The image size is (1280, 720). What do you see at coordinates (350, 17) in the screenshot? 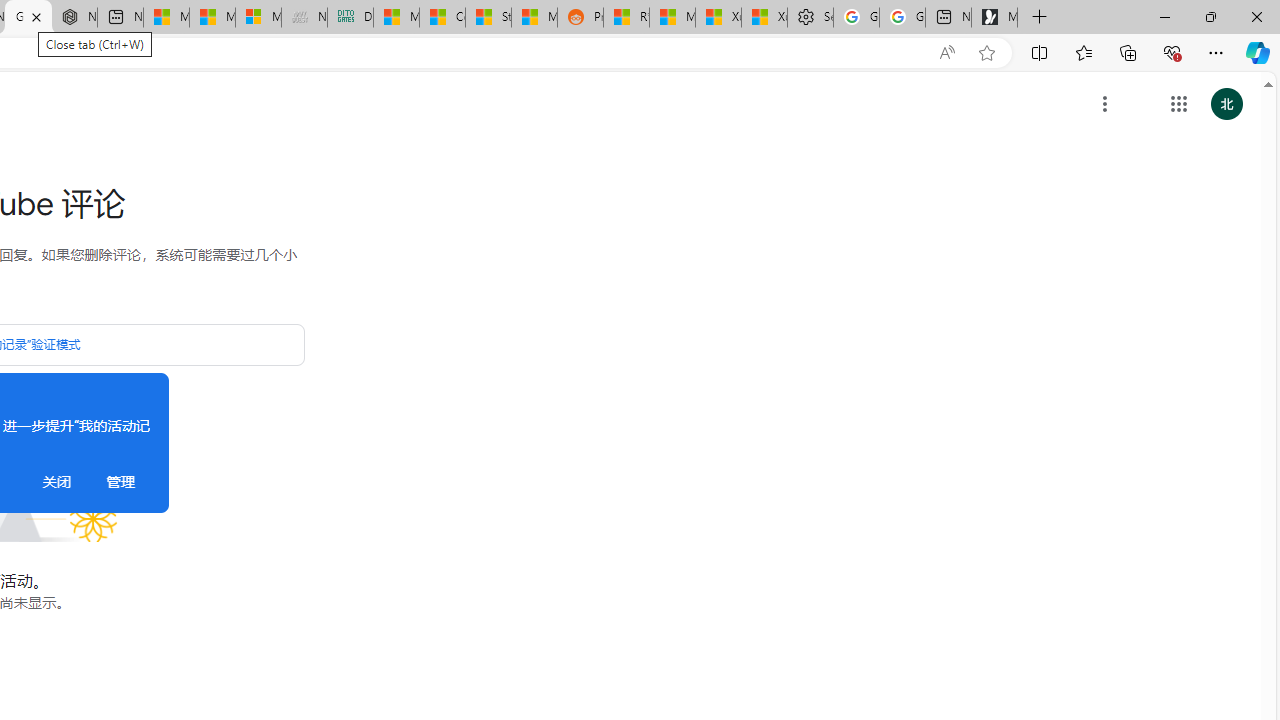
I see `'DITOGAMES AG Imprint'` at bounding box center [350, 17].